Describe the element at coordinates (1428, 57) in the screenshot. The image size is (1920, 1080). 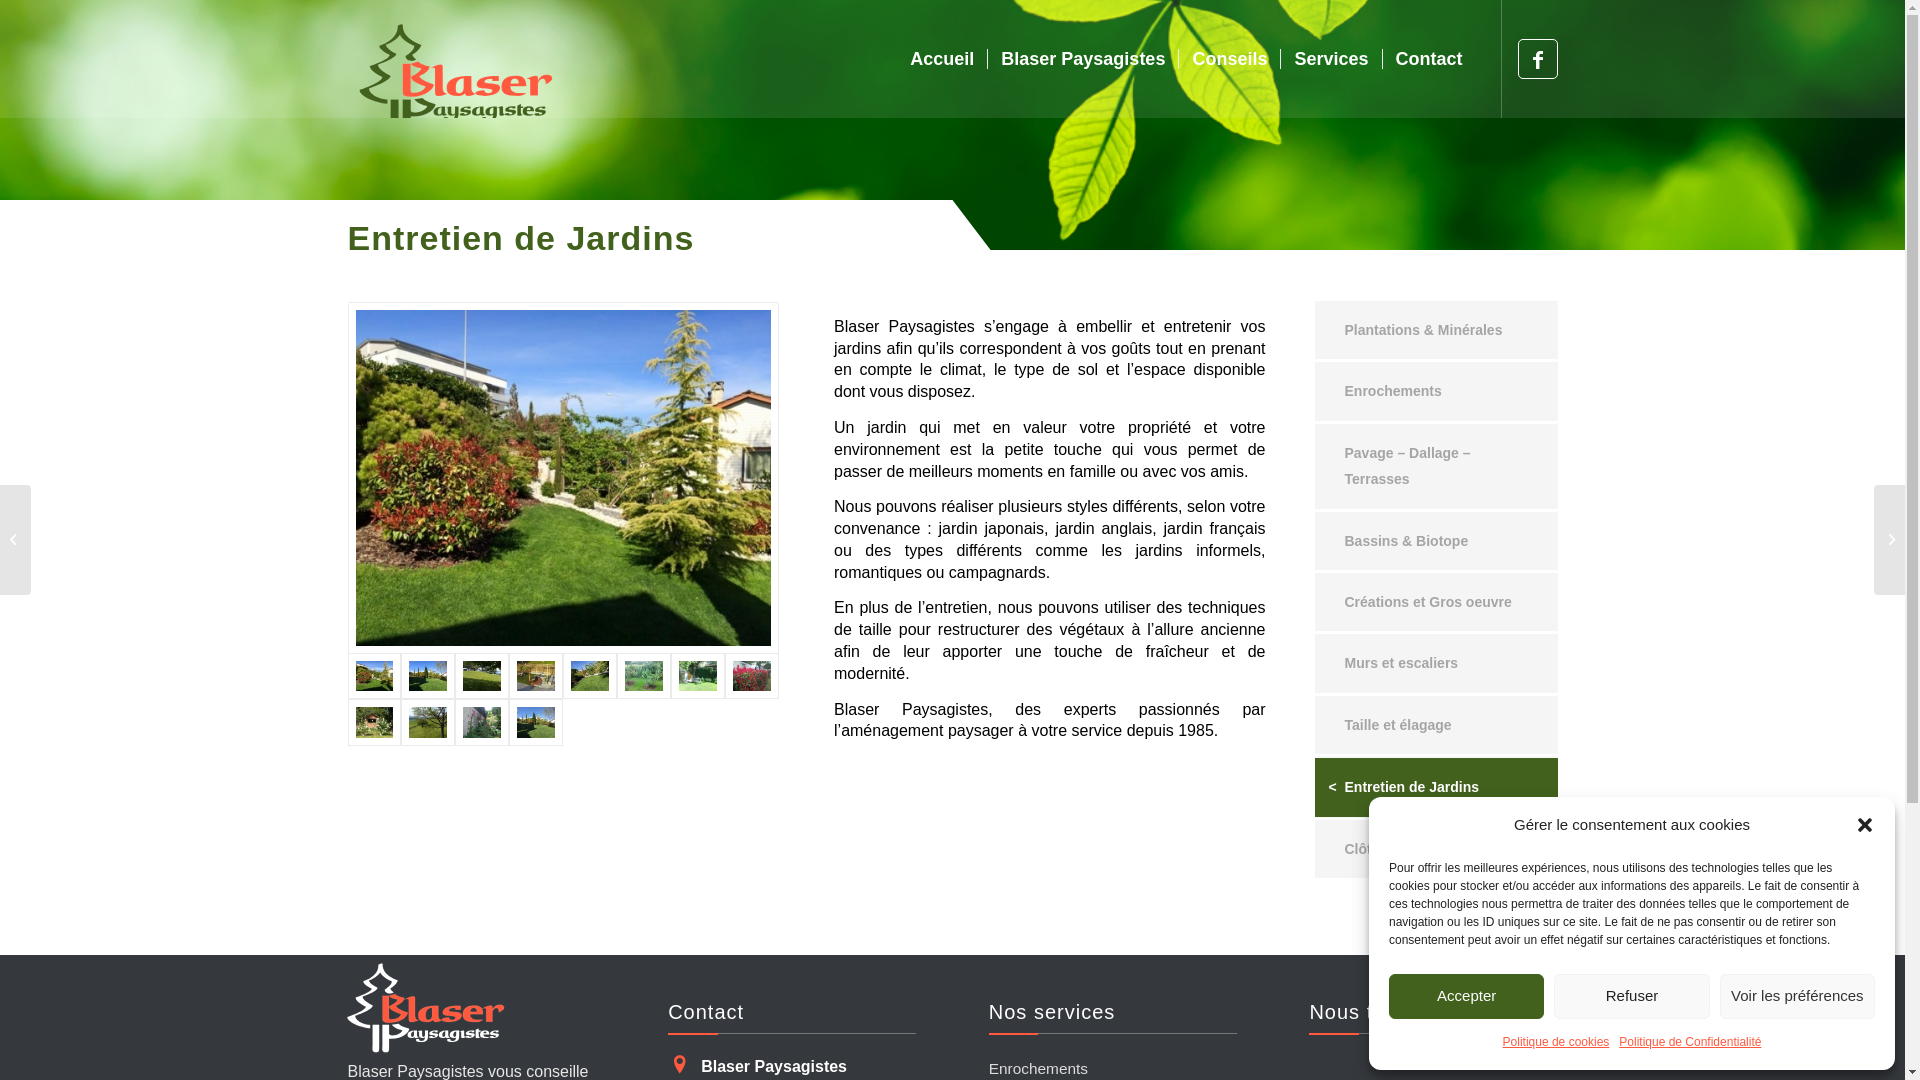
I see `'Contact'` at that location.